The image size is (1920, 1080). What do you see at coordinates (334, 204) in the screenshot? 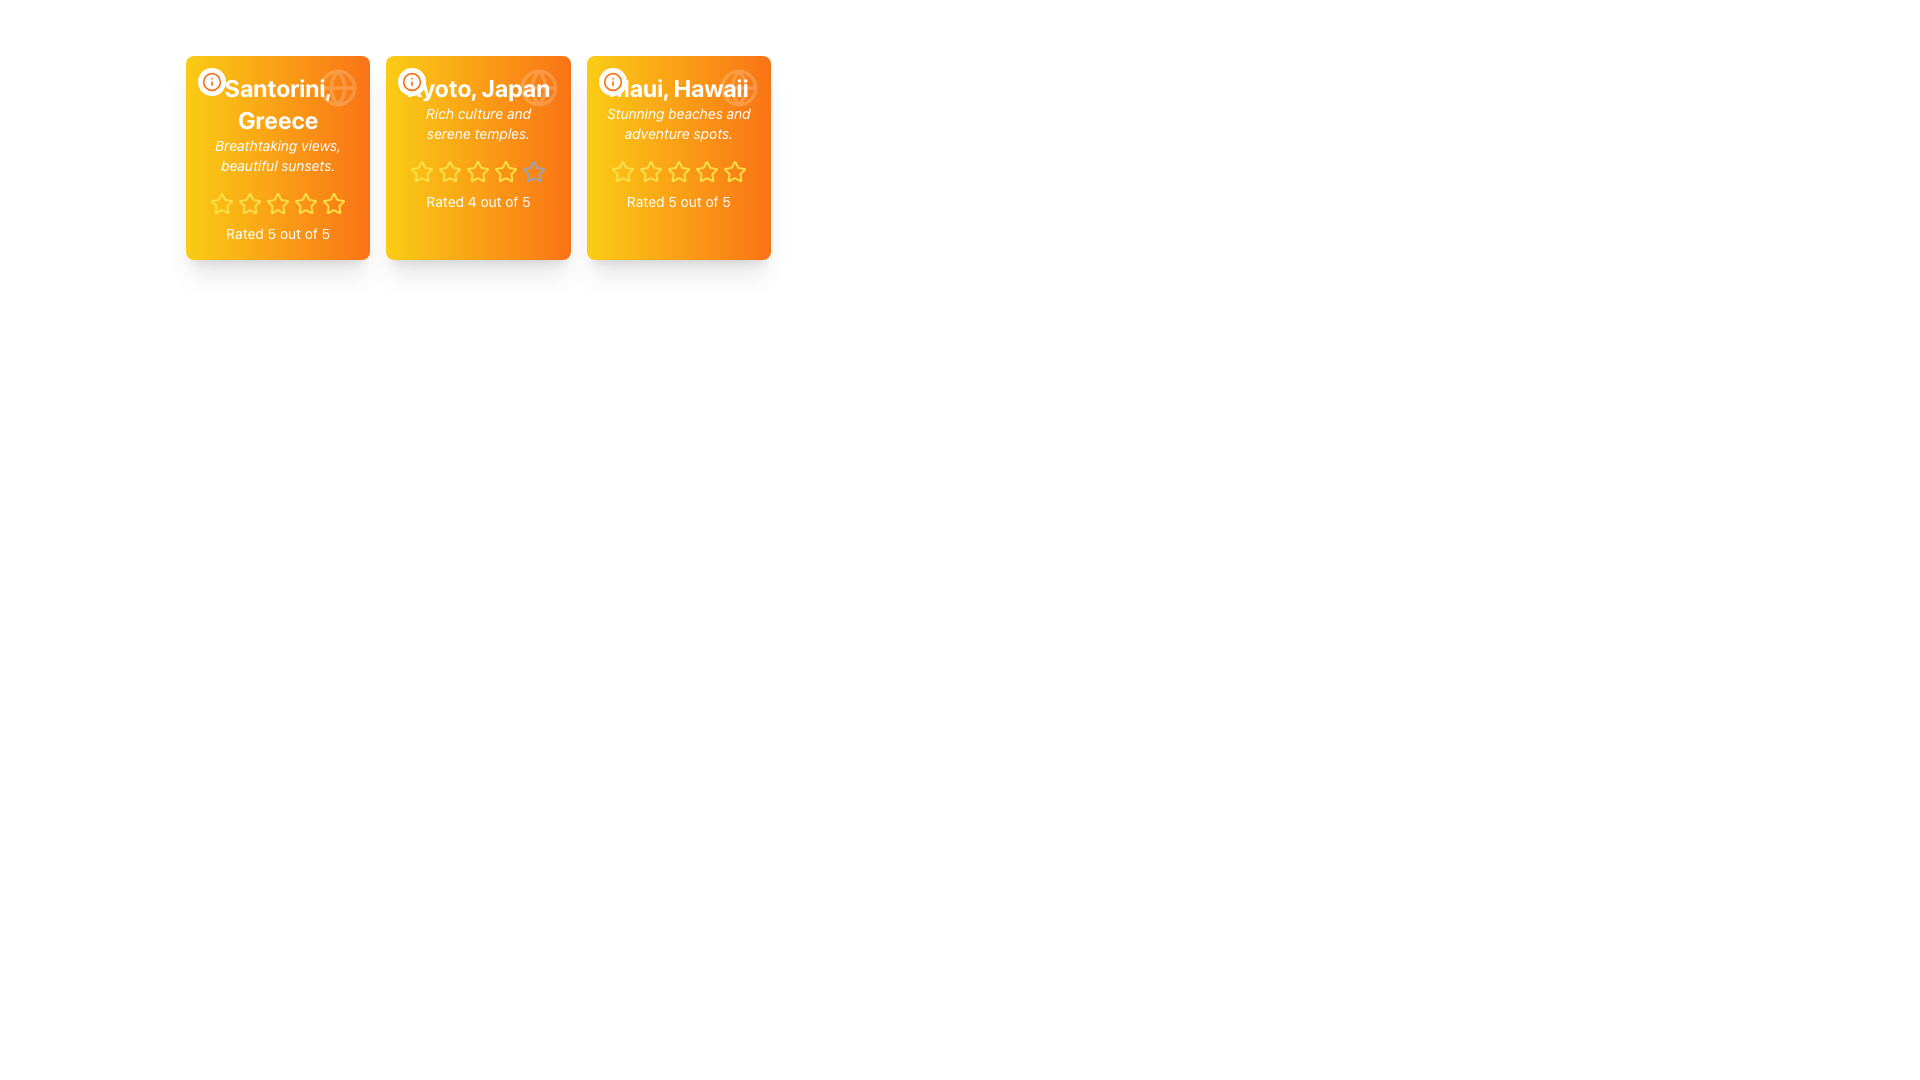
I see `the fifth yellow star icon in the rating bar of the card titled 'Santorini, Greece'` at bounding box center [334, 204].